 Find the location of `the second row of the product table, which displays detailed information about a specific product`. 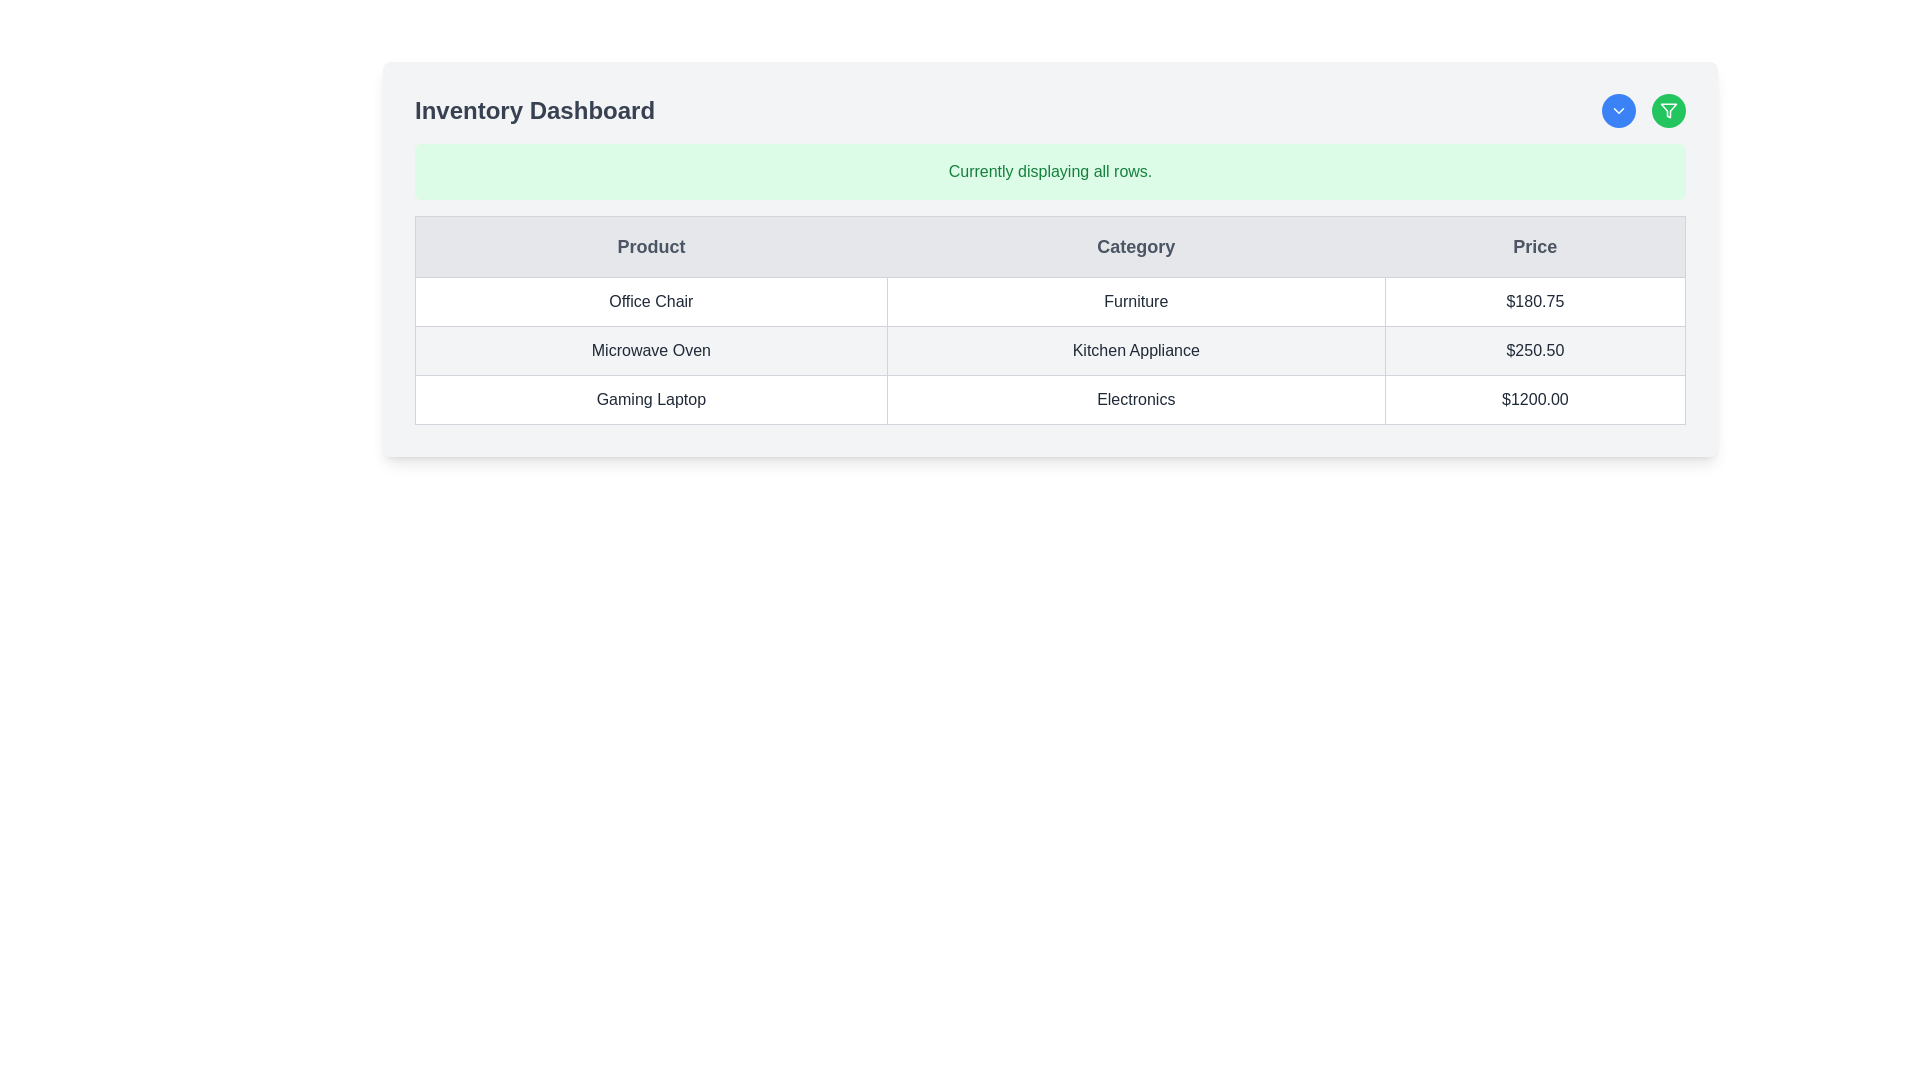

the second row of the product table, which displays detailed information about a specific product is located at coordinates (1049, 350).